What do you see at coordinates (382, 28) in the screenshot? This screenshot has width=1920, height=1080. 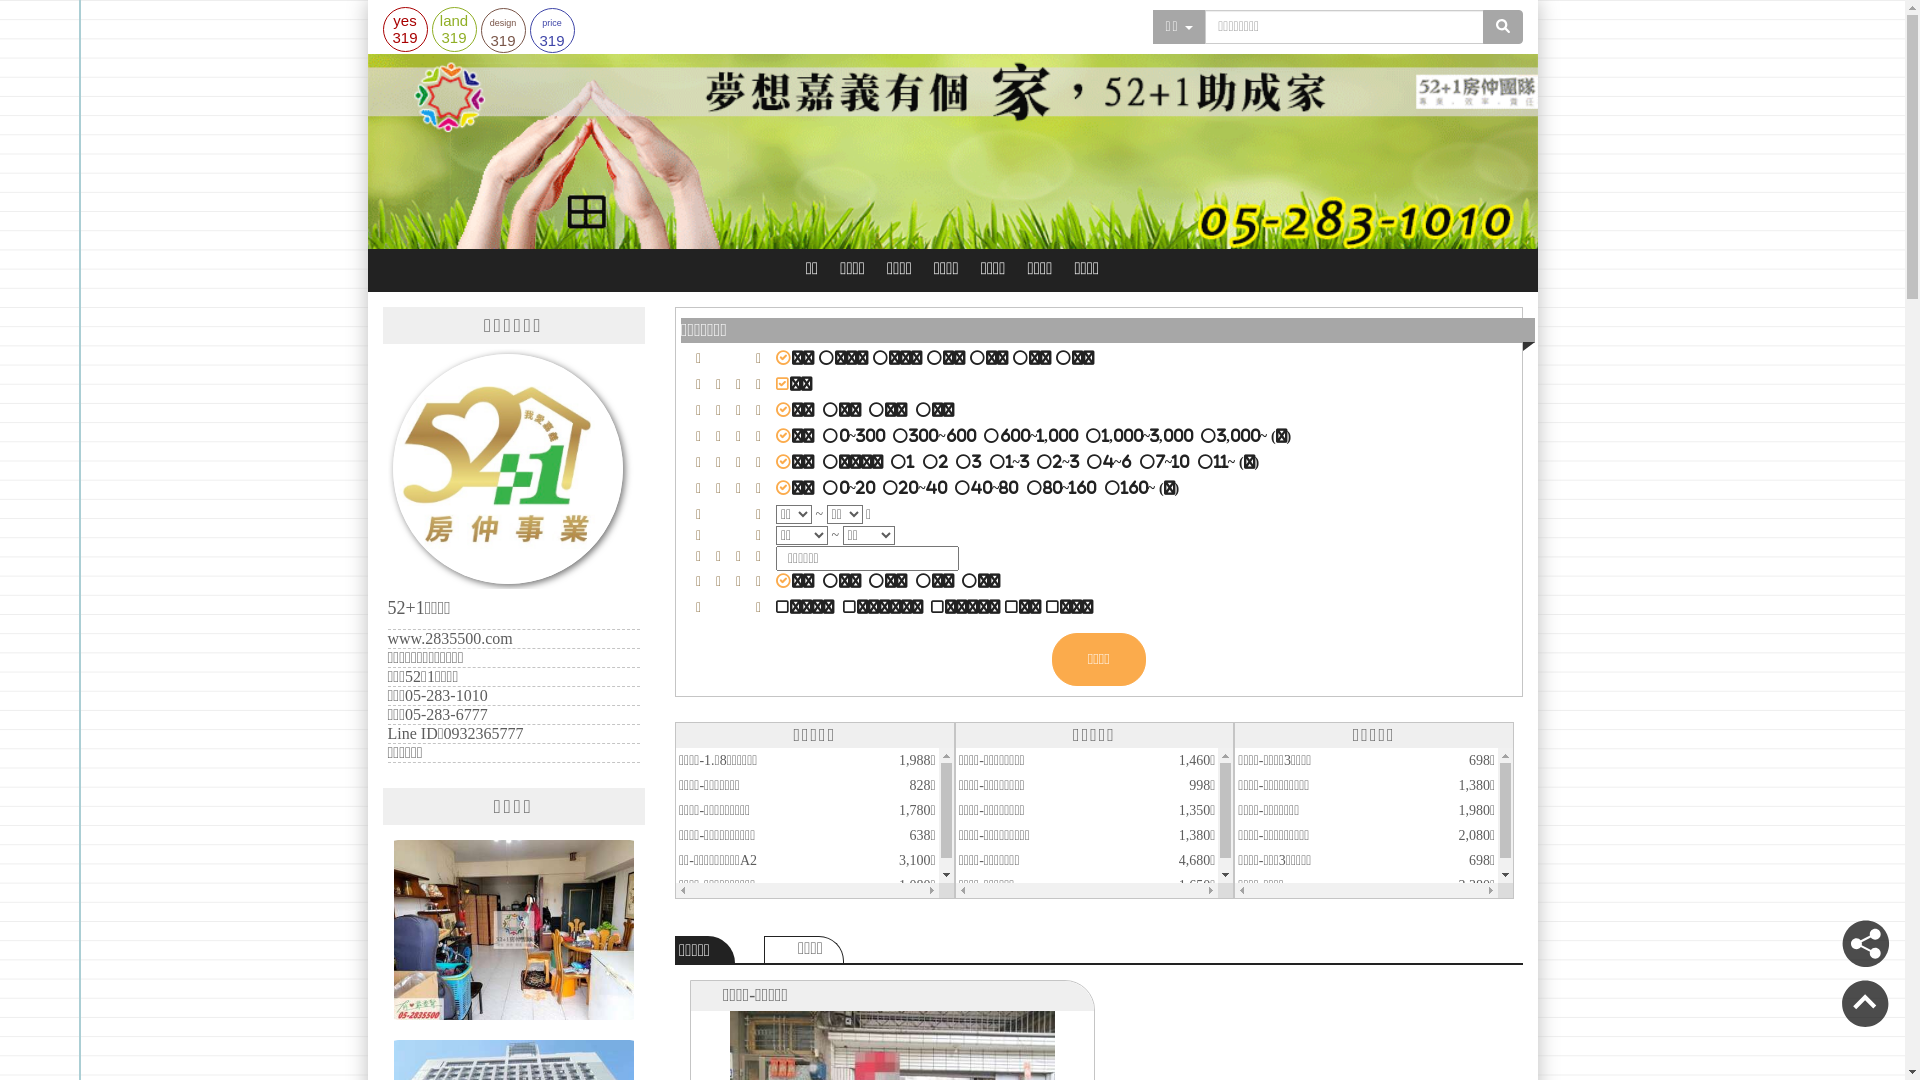 I see `'yes` at bounding box center [382, 28].